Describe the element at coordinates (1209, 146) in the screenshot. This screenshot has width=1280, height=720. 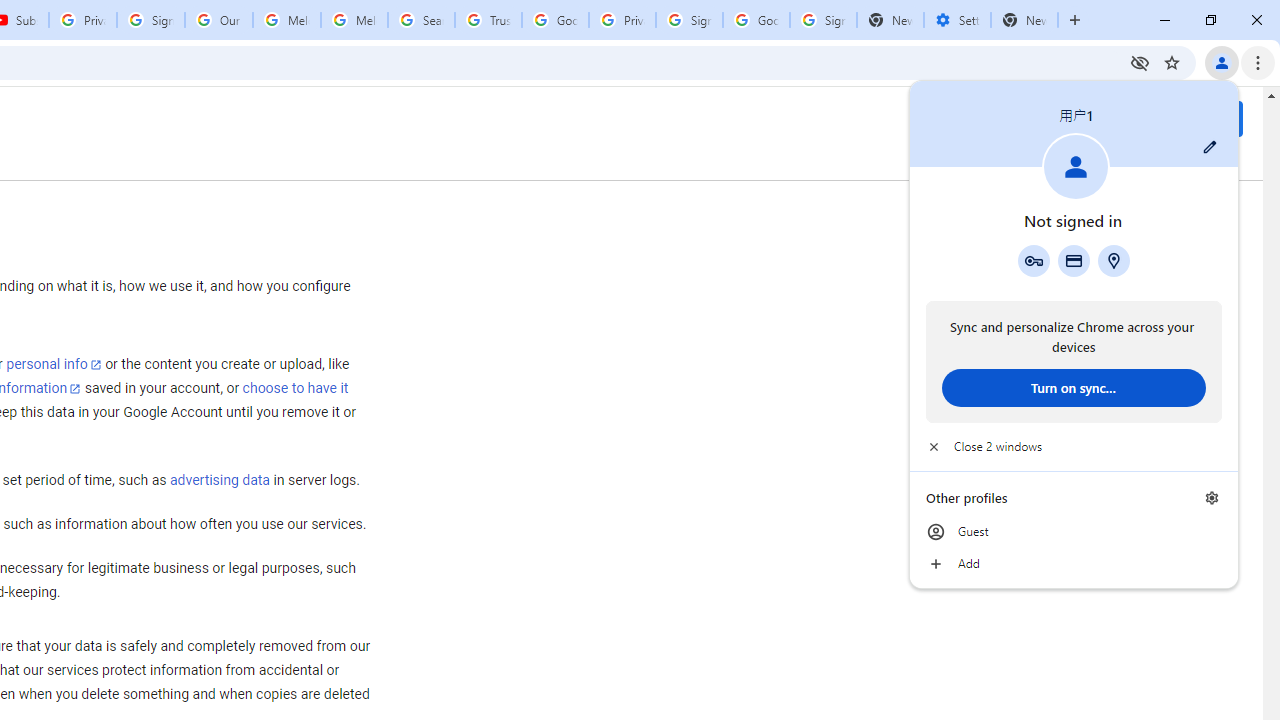
I see `'Customize profile'` at that location.